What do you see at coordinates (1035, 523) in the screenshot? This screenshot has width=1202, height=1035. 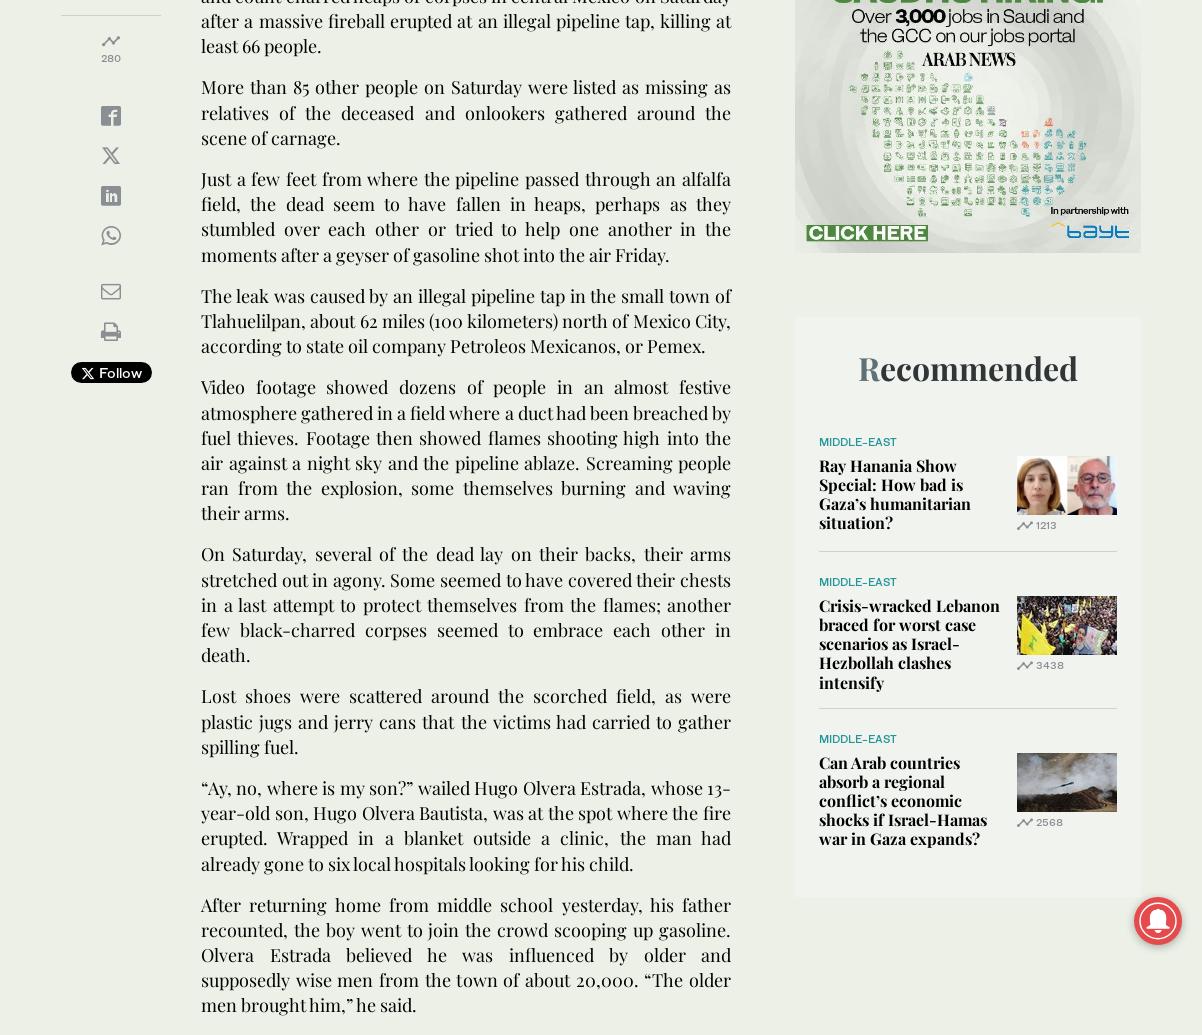 I see `'1213'` at bounding box center [1035, 523].